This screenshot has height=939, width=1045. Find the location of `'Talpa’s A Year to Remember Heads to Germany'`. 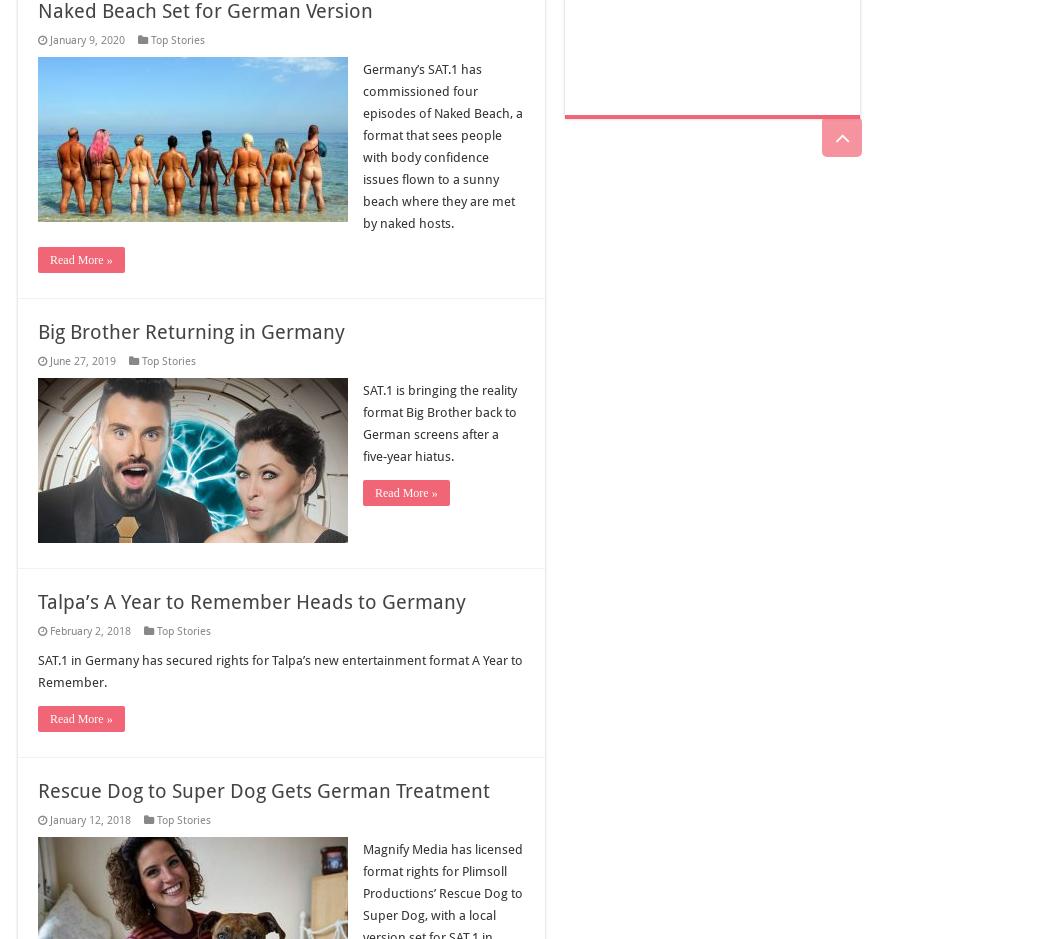

'Talpa’s A Year to Remember Heads to Germany' is located at coordinates (250, 601).